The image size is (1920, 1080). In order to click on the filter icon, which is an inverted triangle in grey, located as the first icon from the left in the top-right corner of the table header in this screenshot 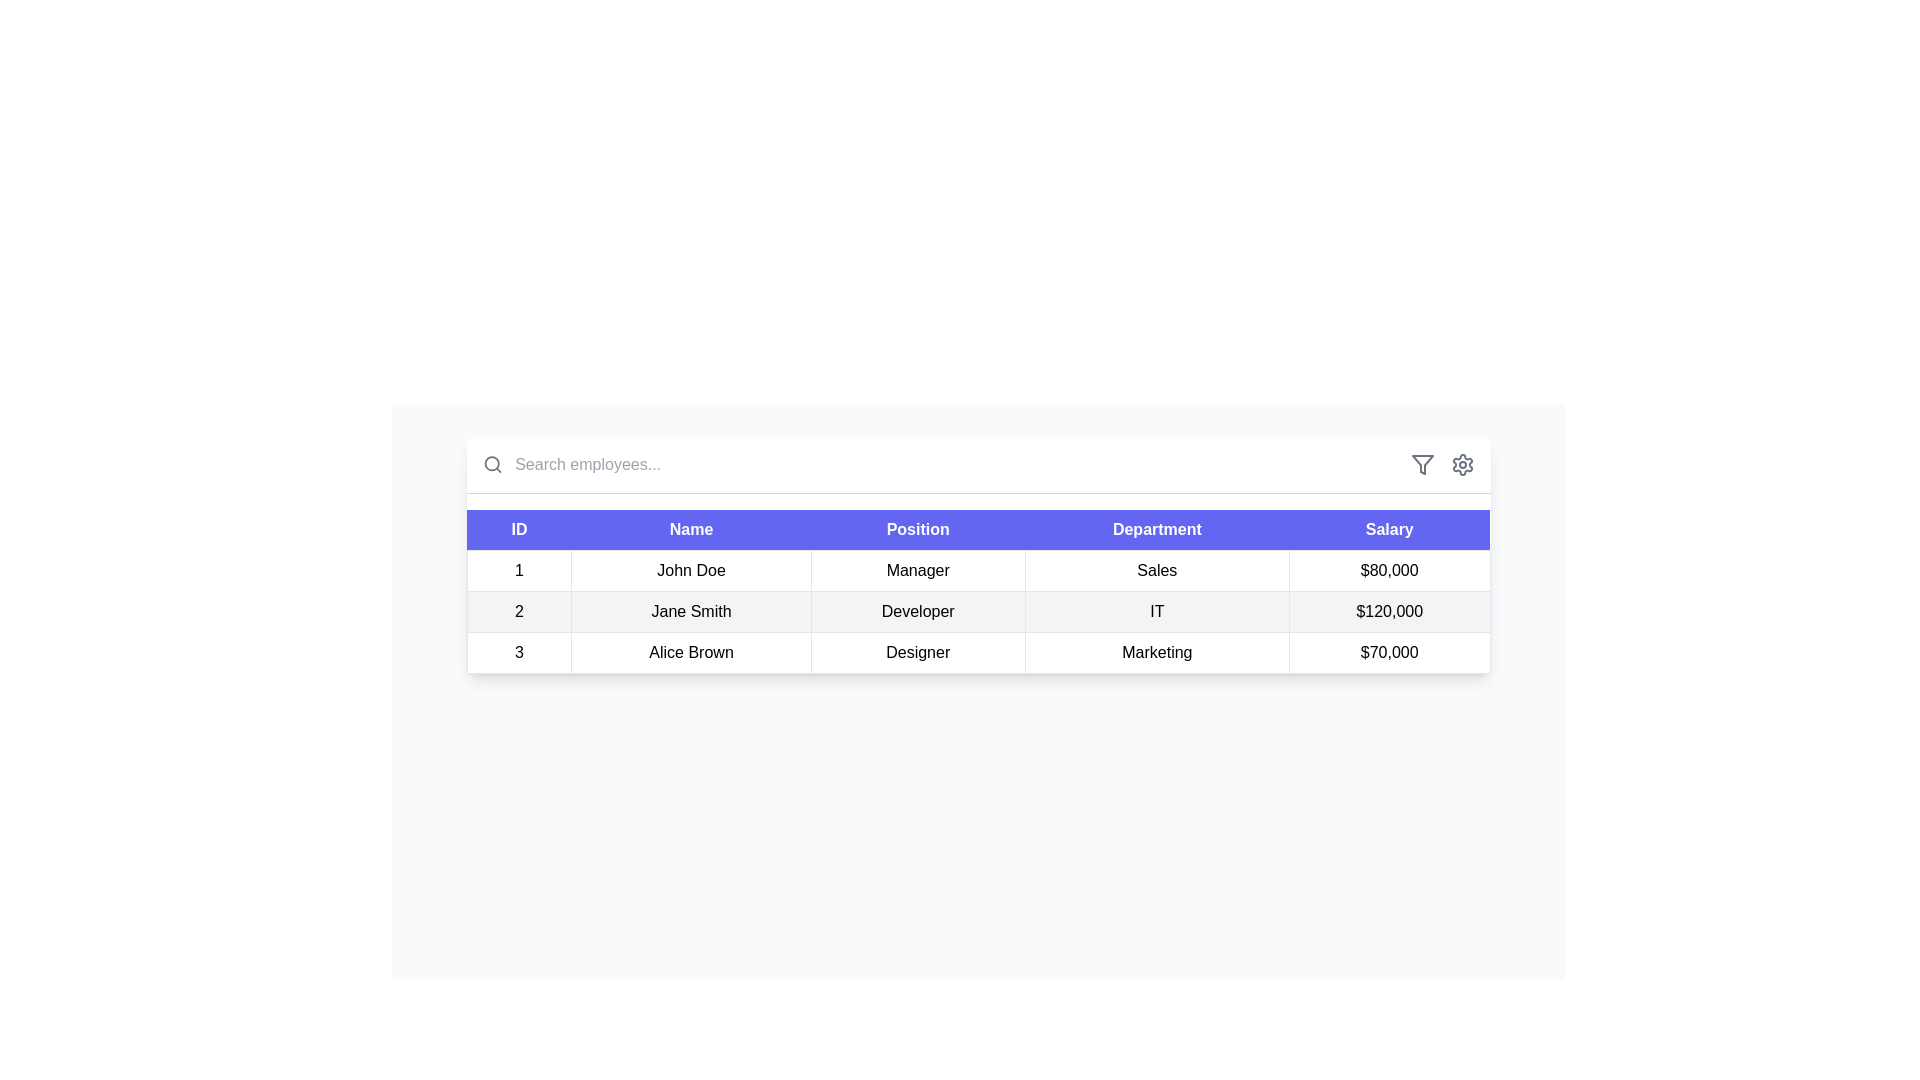, I will do `click(1421, 465)`.